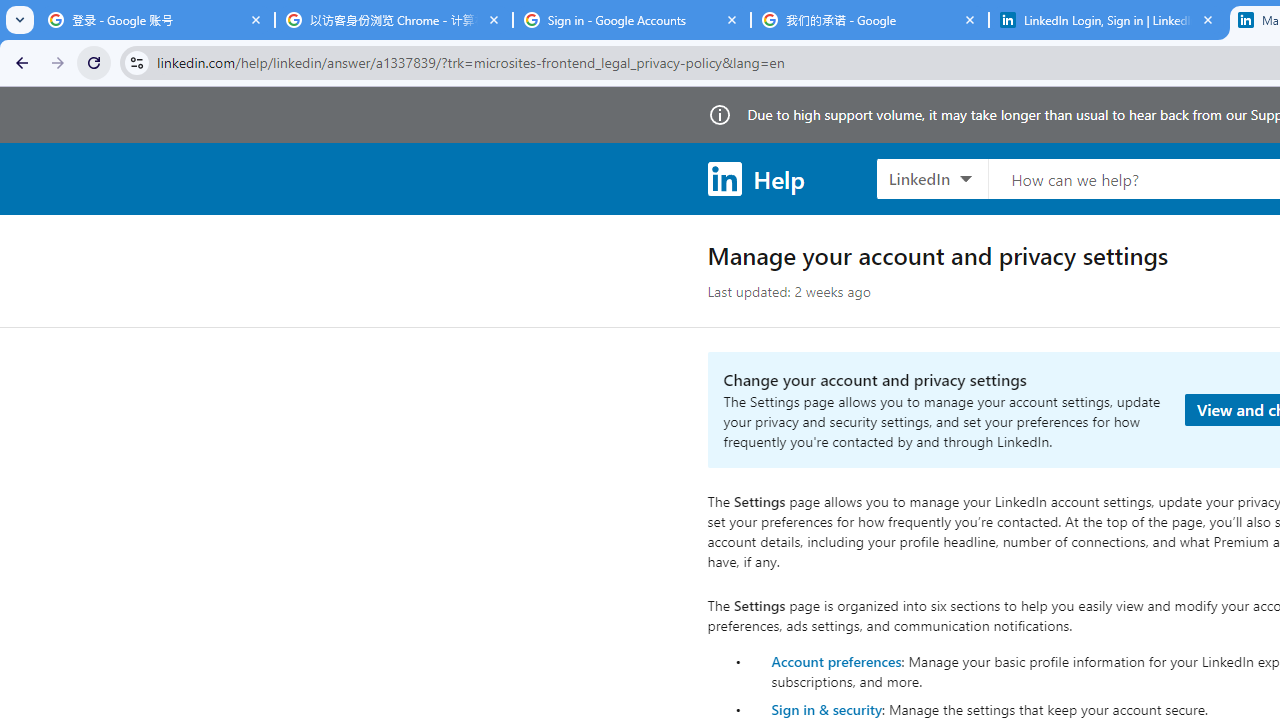 The image size is (1280, 720). What do you see at coordinates (931, 177) in the screenshot?
I see `'LinkedIn products to search, LinkedIn selected'` at bounding box center [931, 177].